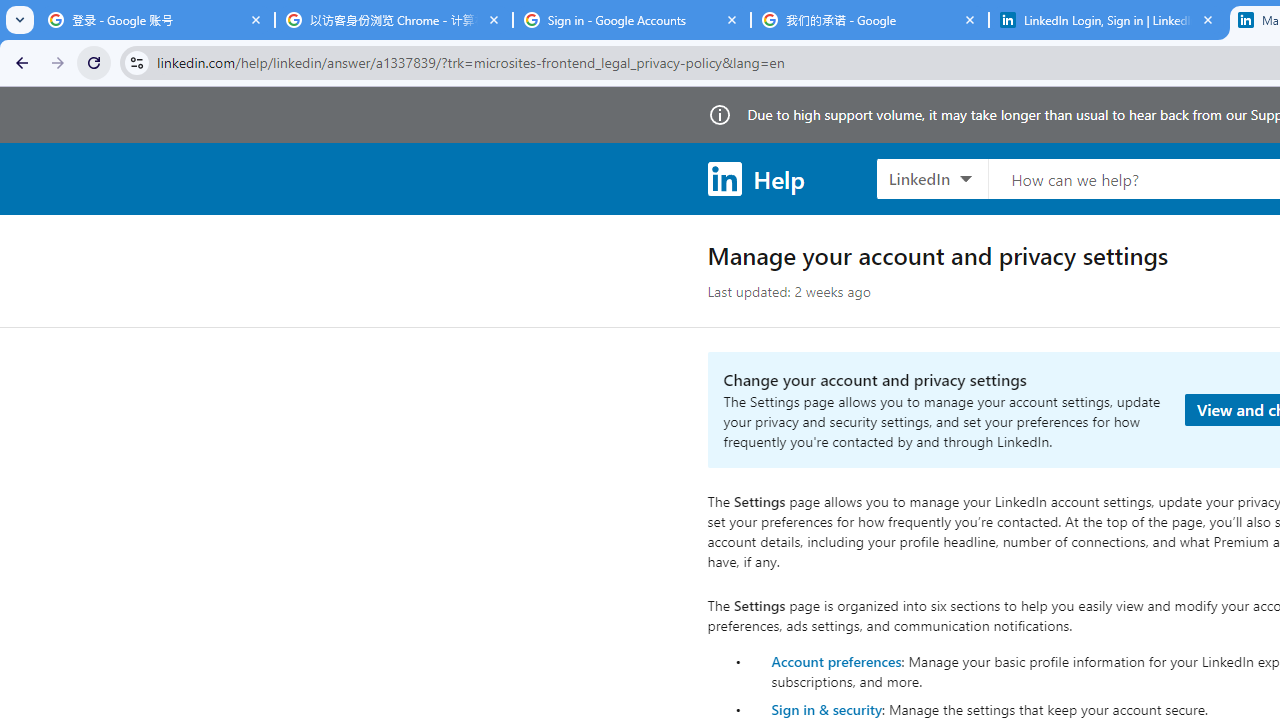 The image size is (1280, 720). What do you see at coordinates (931, 177) in the screenshot?
I see `'LinkedIn products to search, LinkedIn selected'` at bounding box center [931, 177].